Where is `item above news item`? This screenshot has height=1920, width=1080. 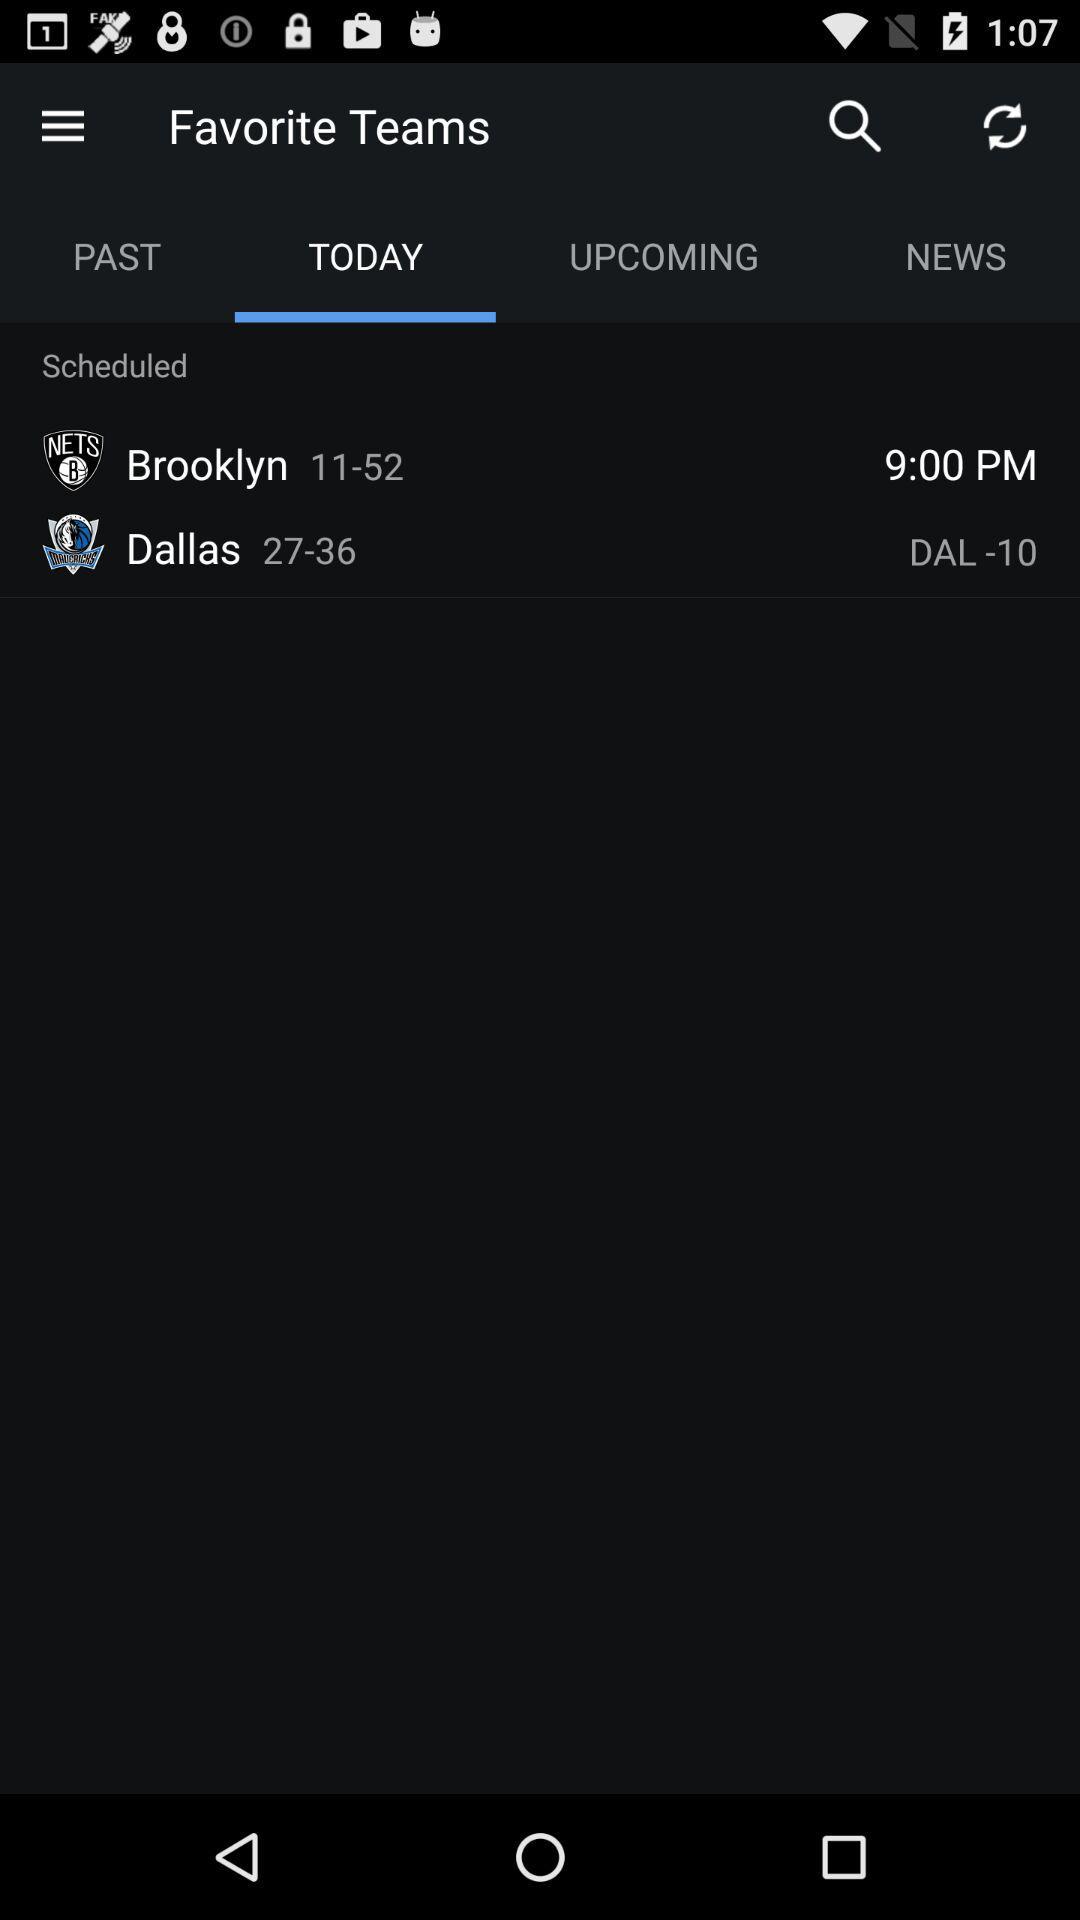 item above news item is located at coordinates (1005, 124).